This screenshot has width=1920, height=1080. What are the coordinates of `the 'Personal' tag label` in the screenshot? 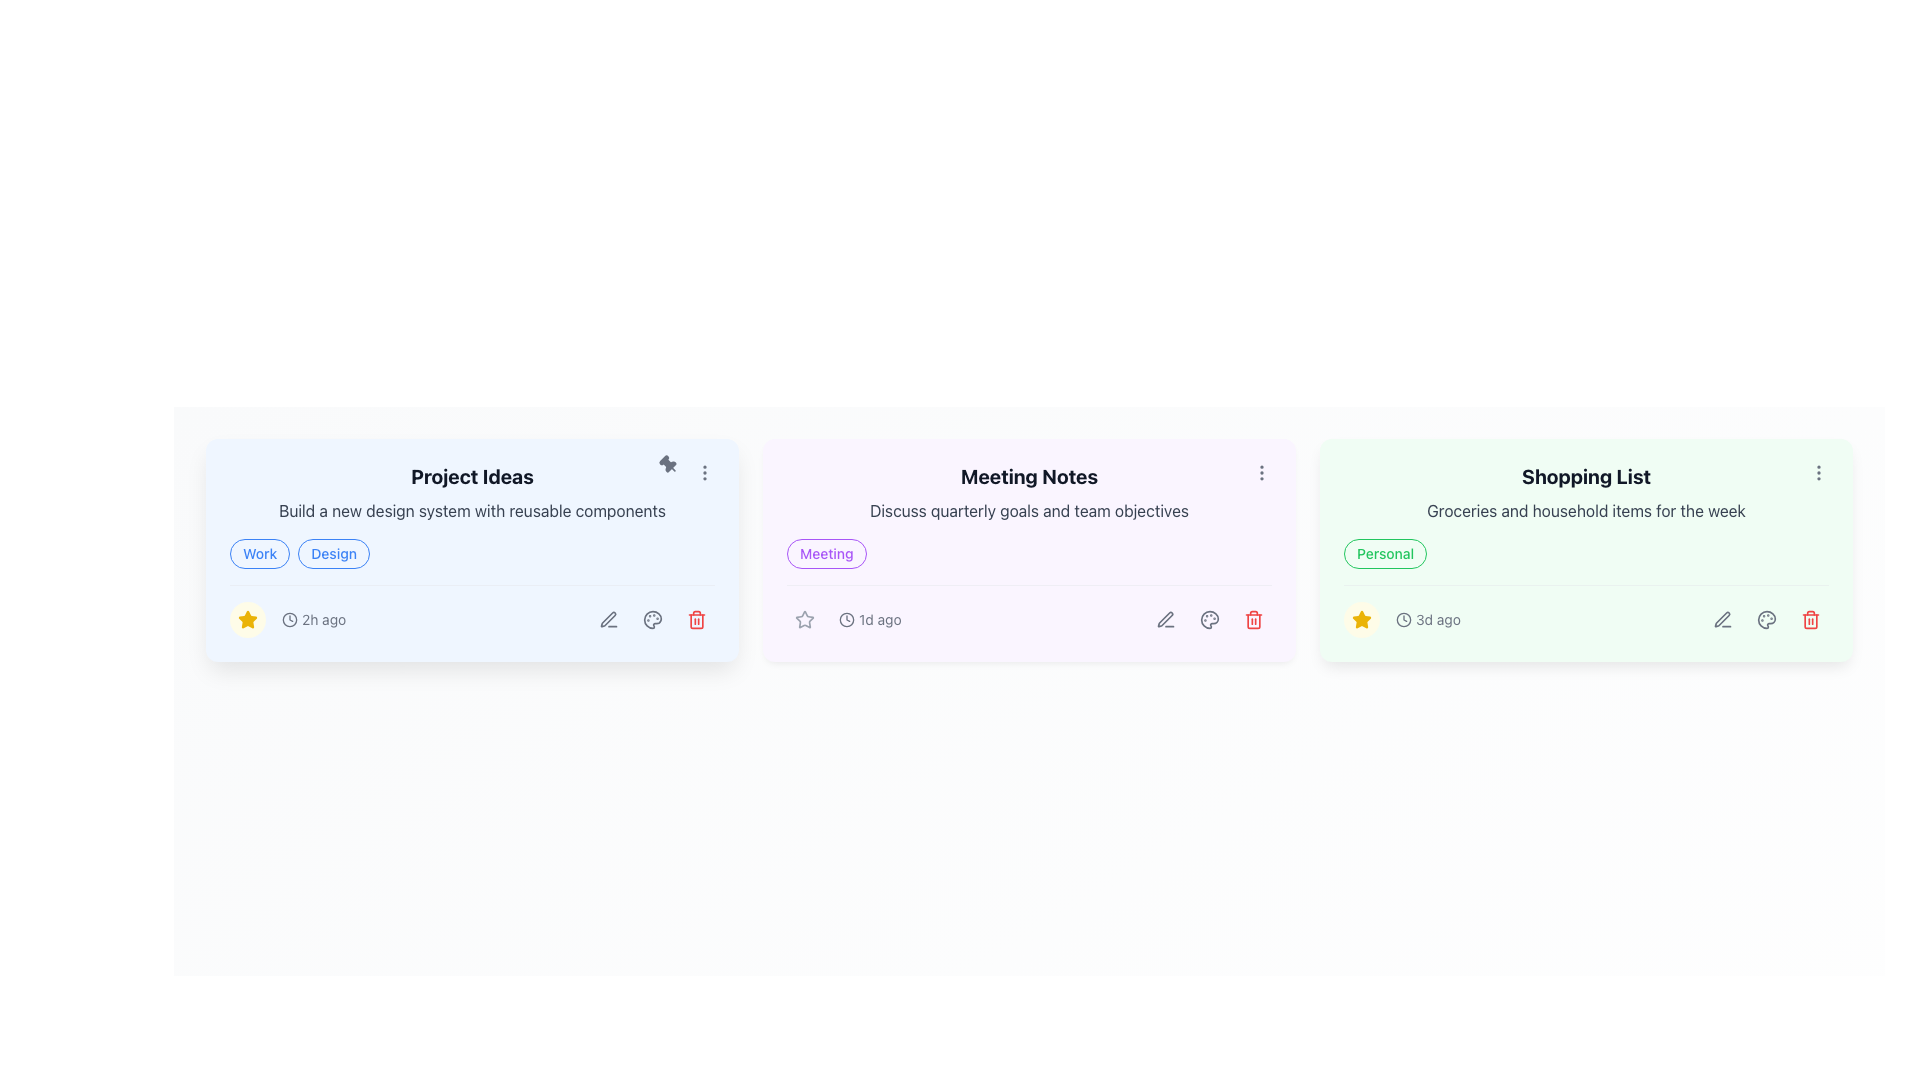 It's located at (1585, 554).